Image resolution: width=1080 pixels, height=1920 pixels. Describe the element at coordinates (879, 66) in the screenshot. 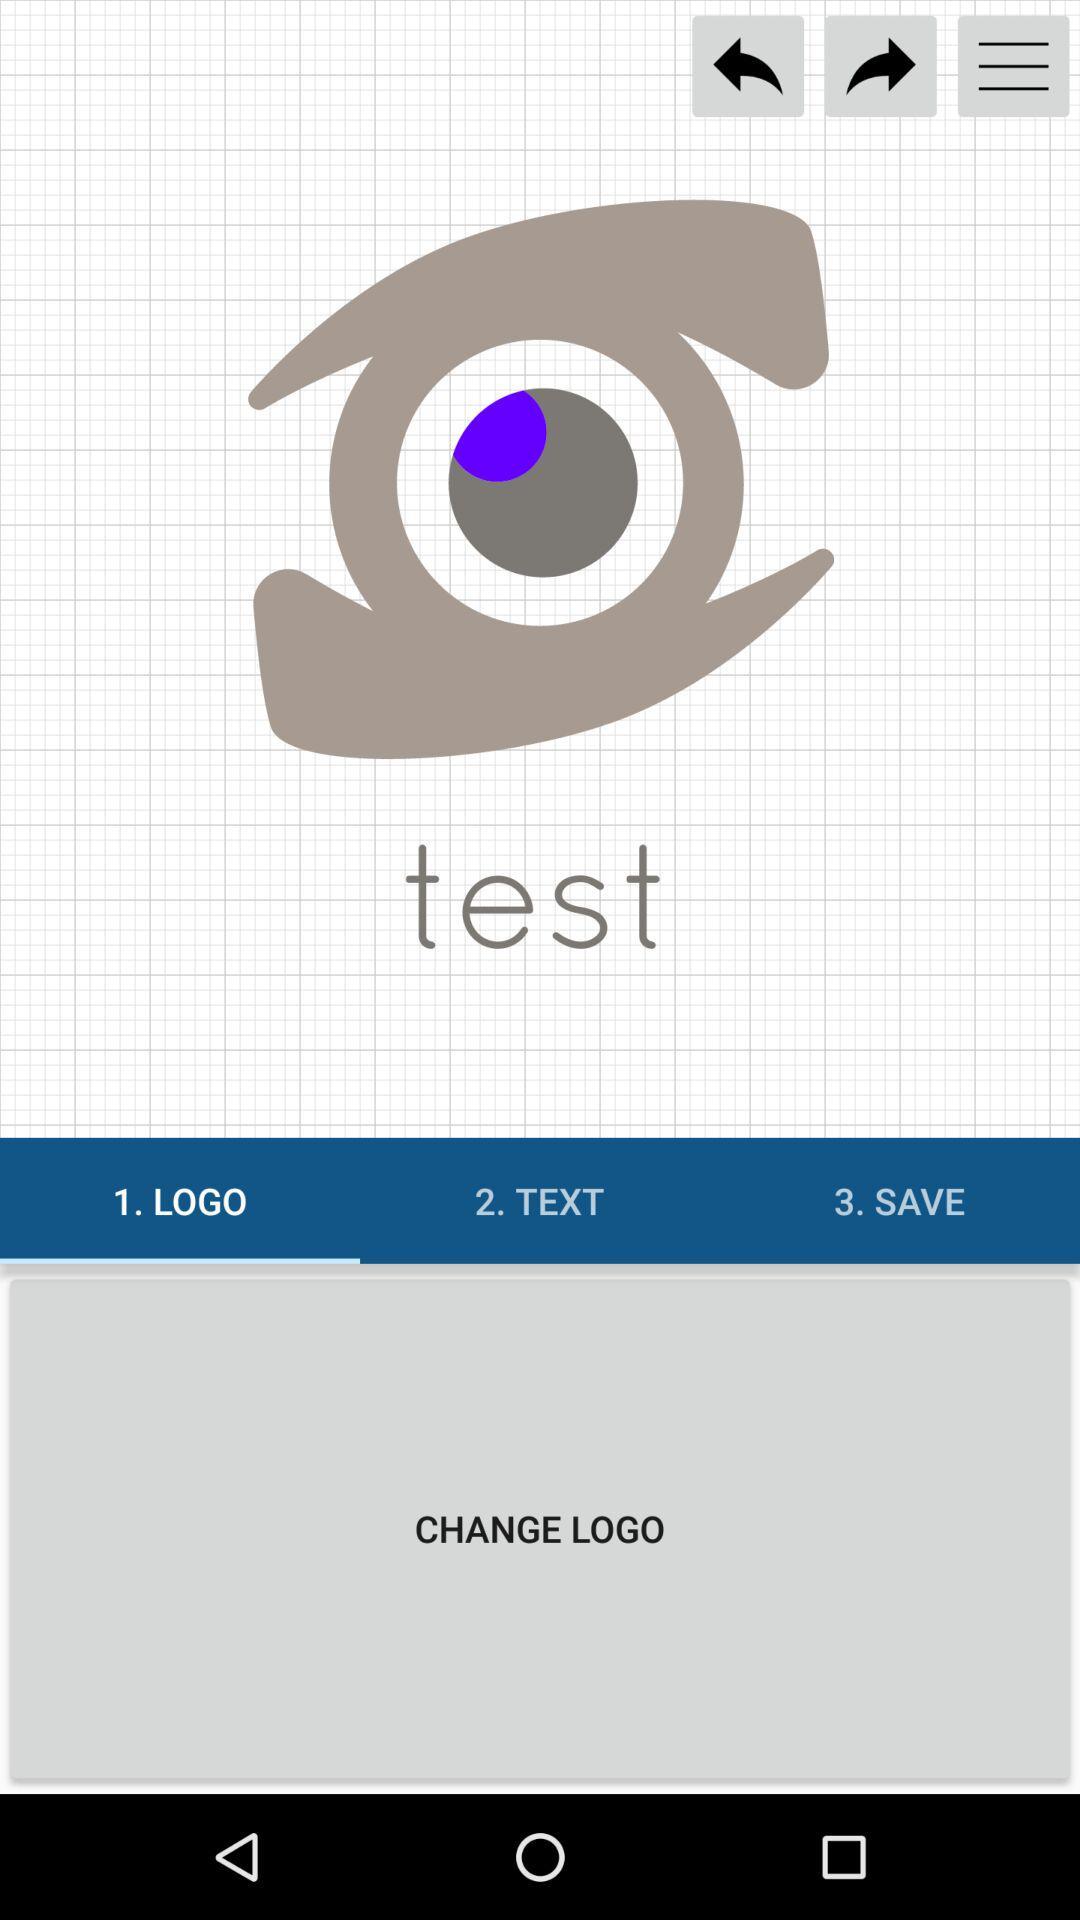

I see `redo` at that location.